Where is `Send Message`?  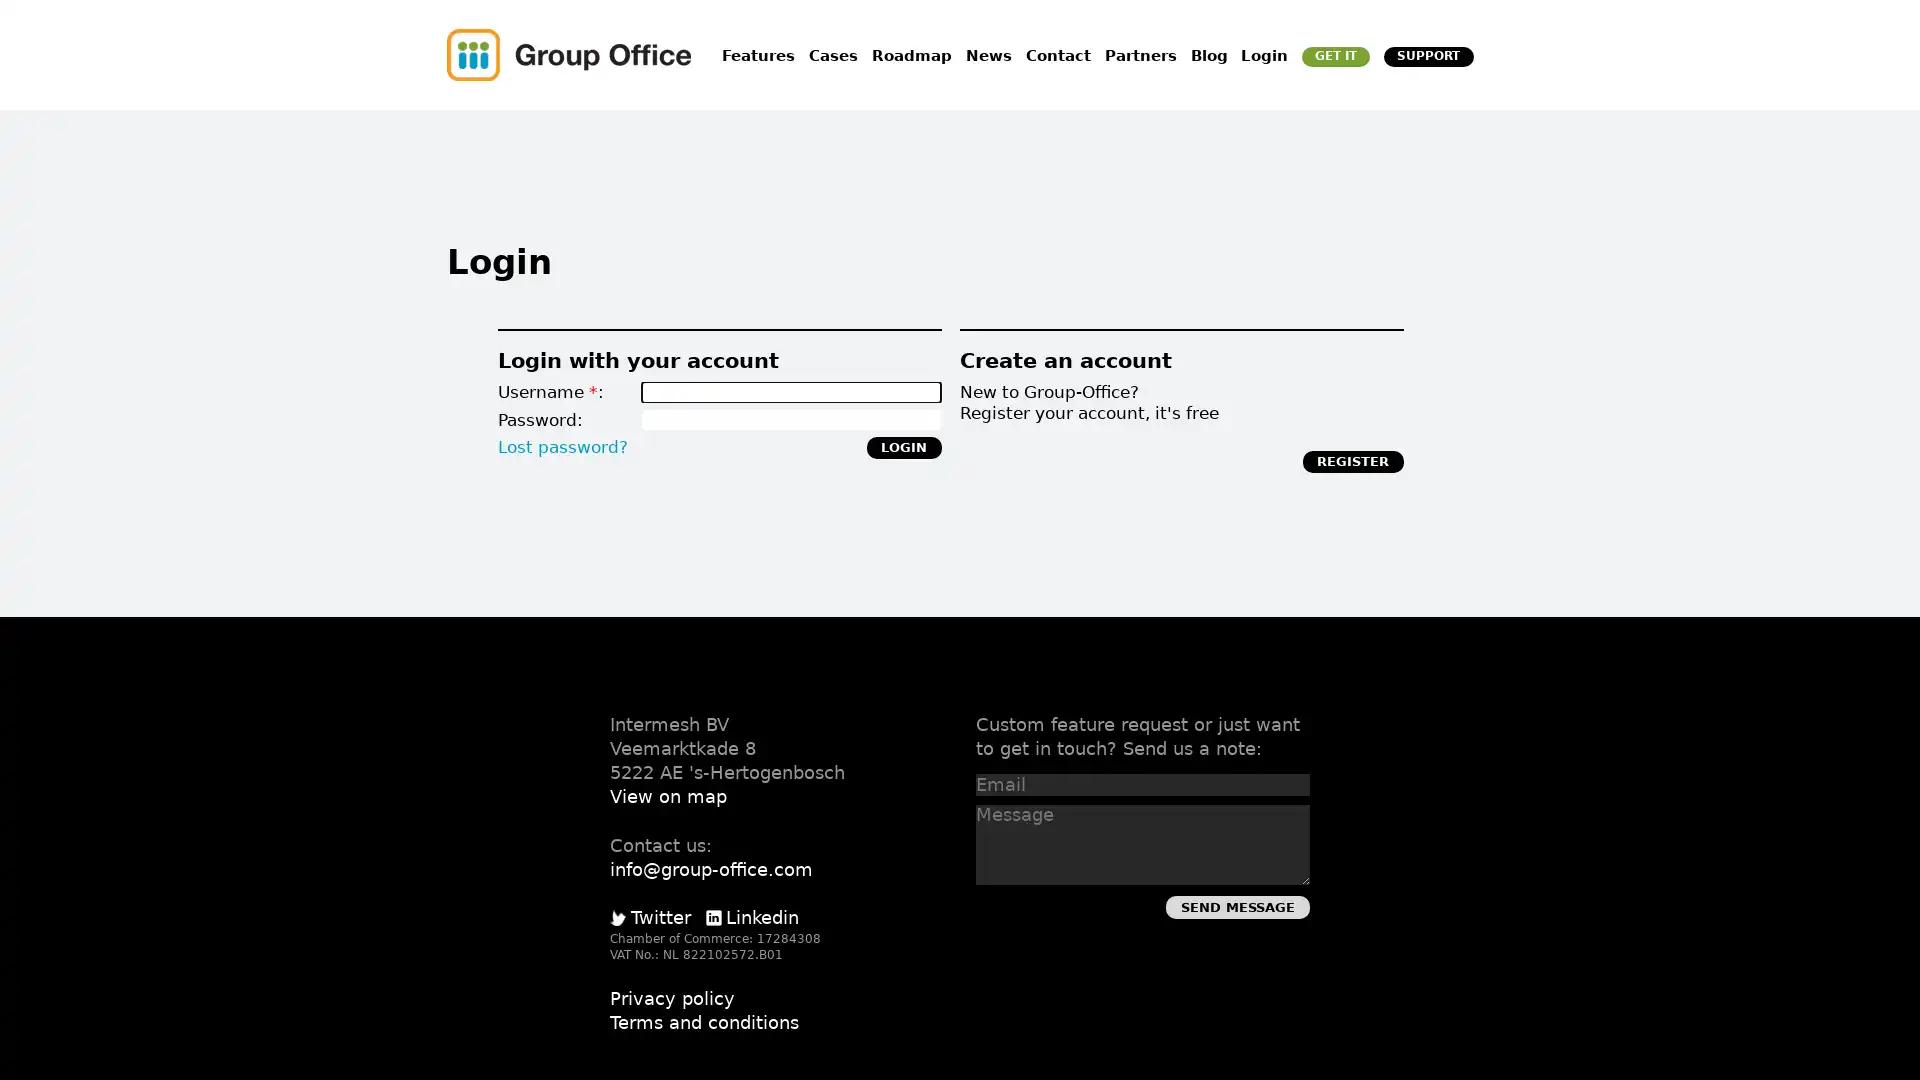 Send Message is located at coordinates (1236, 906).